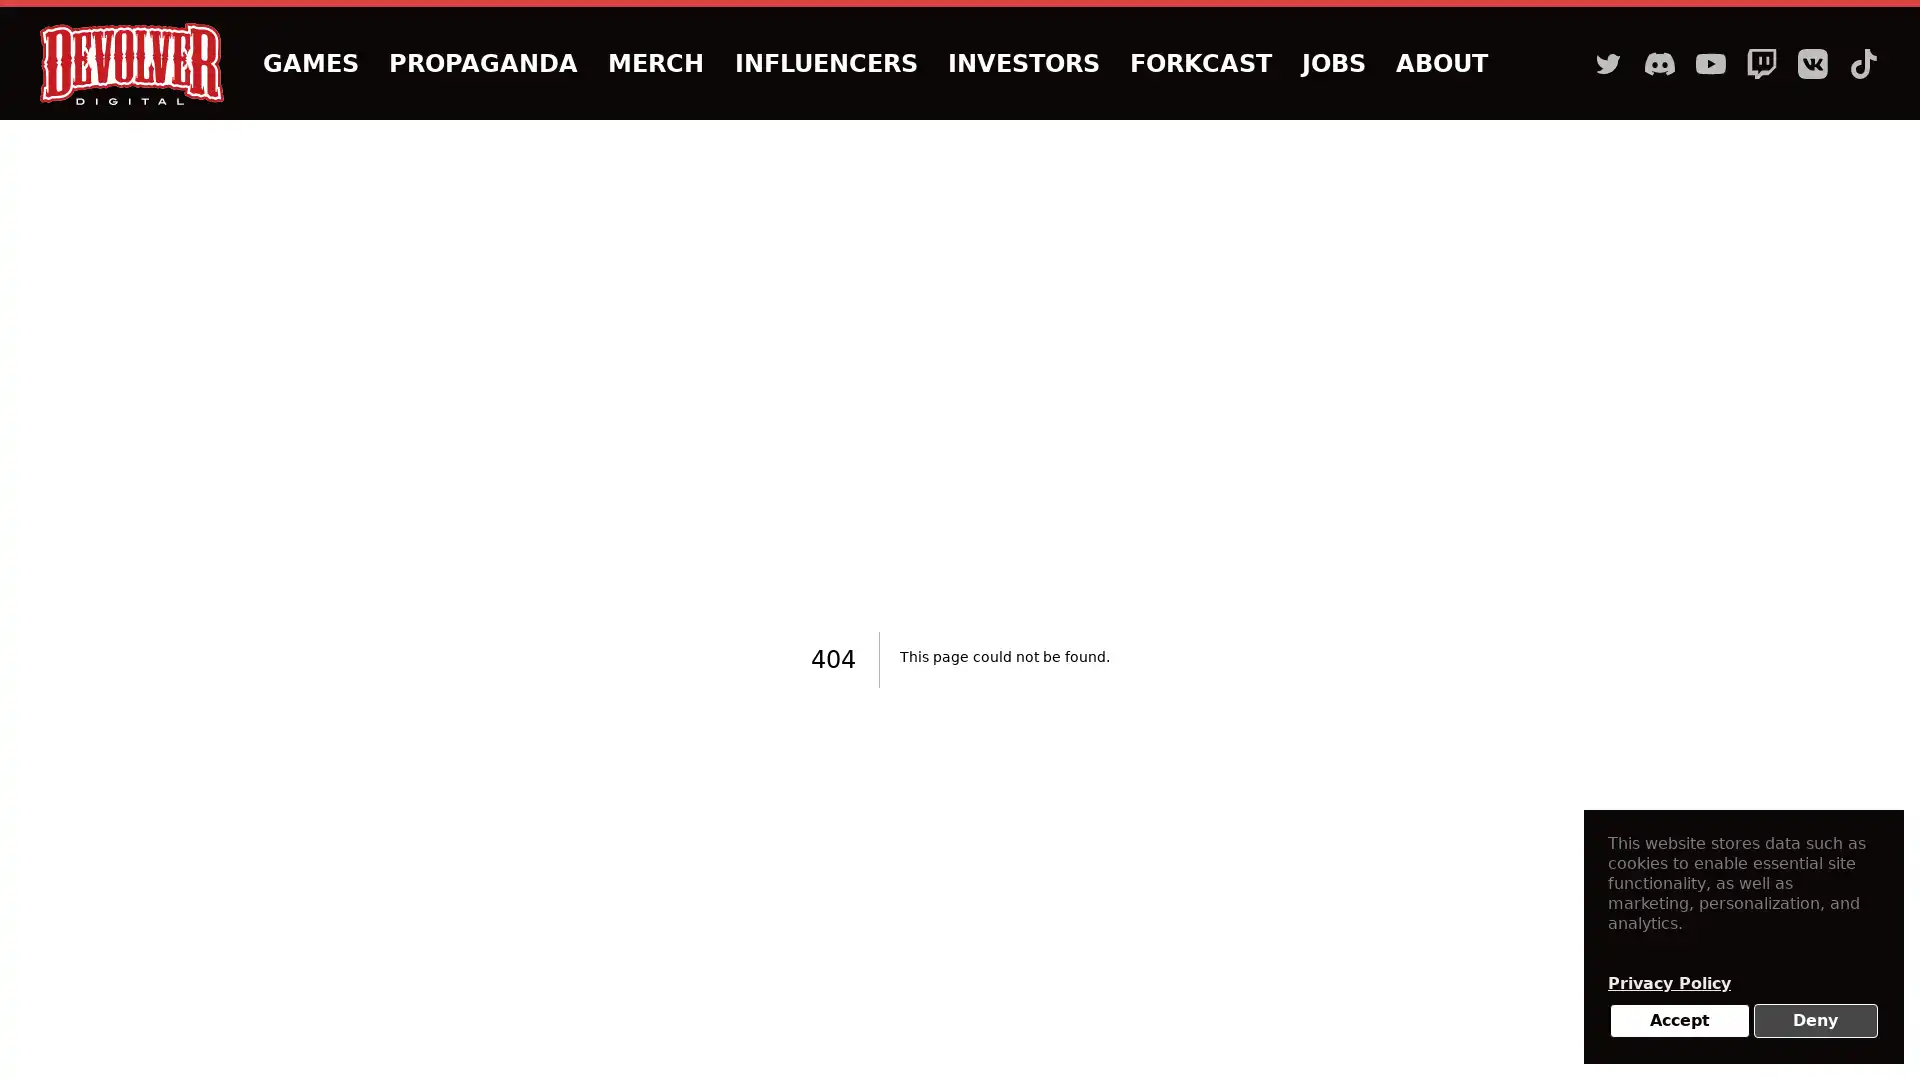 The image size is (1920, 1080). I want to click on Accept, so click(1679, 1021).